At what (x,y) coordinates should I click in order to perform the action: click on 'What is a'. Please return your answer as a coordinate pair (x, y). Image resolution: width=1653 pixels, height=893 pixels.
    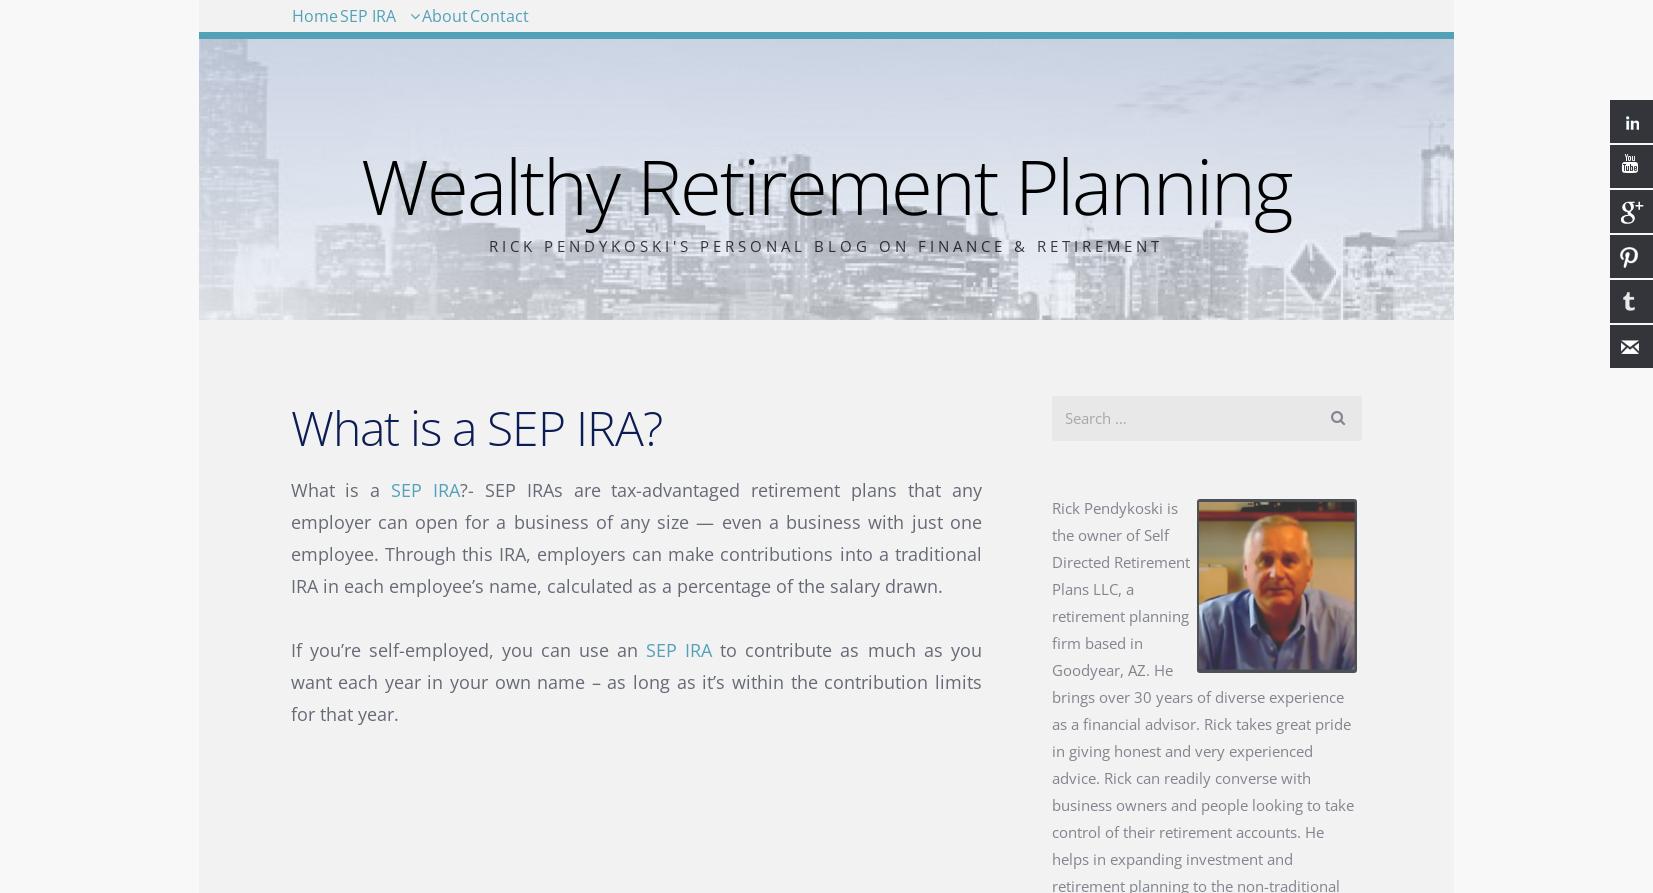
    Looking at the image, I should click on (339, 488).